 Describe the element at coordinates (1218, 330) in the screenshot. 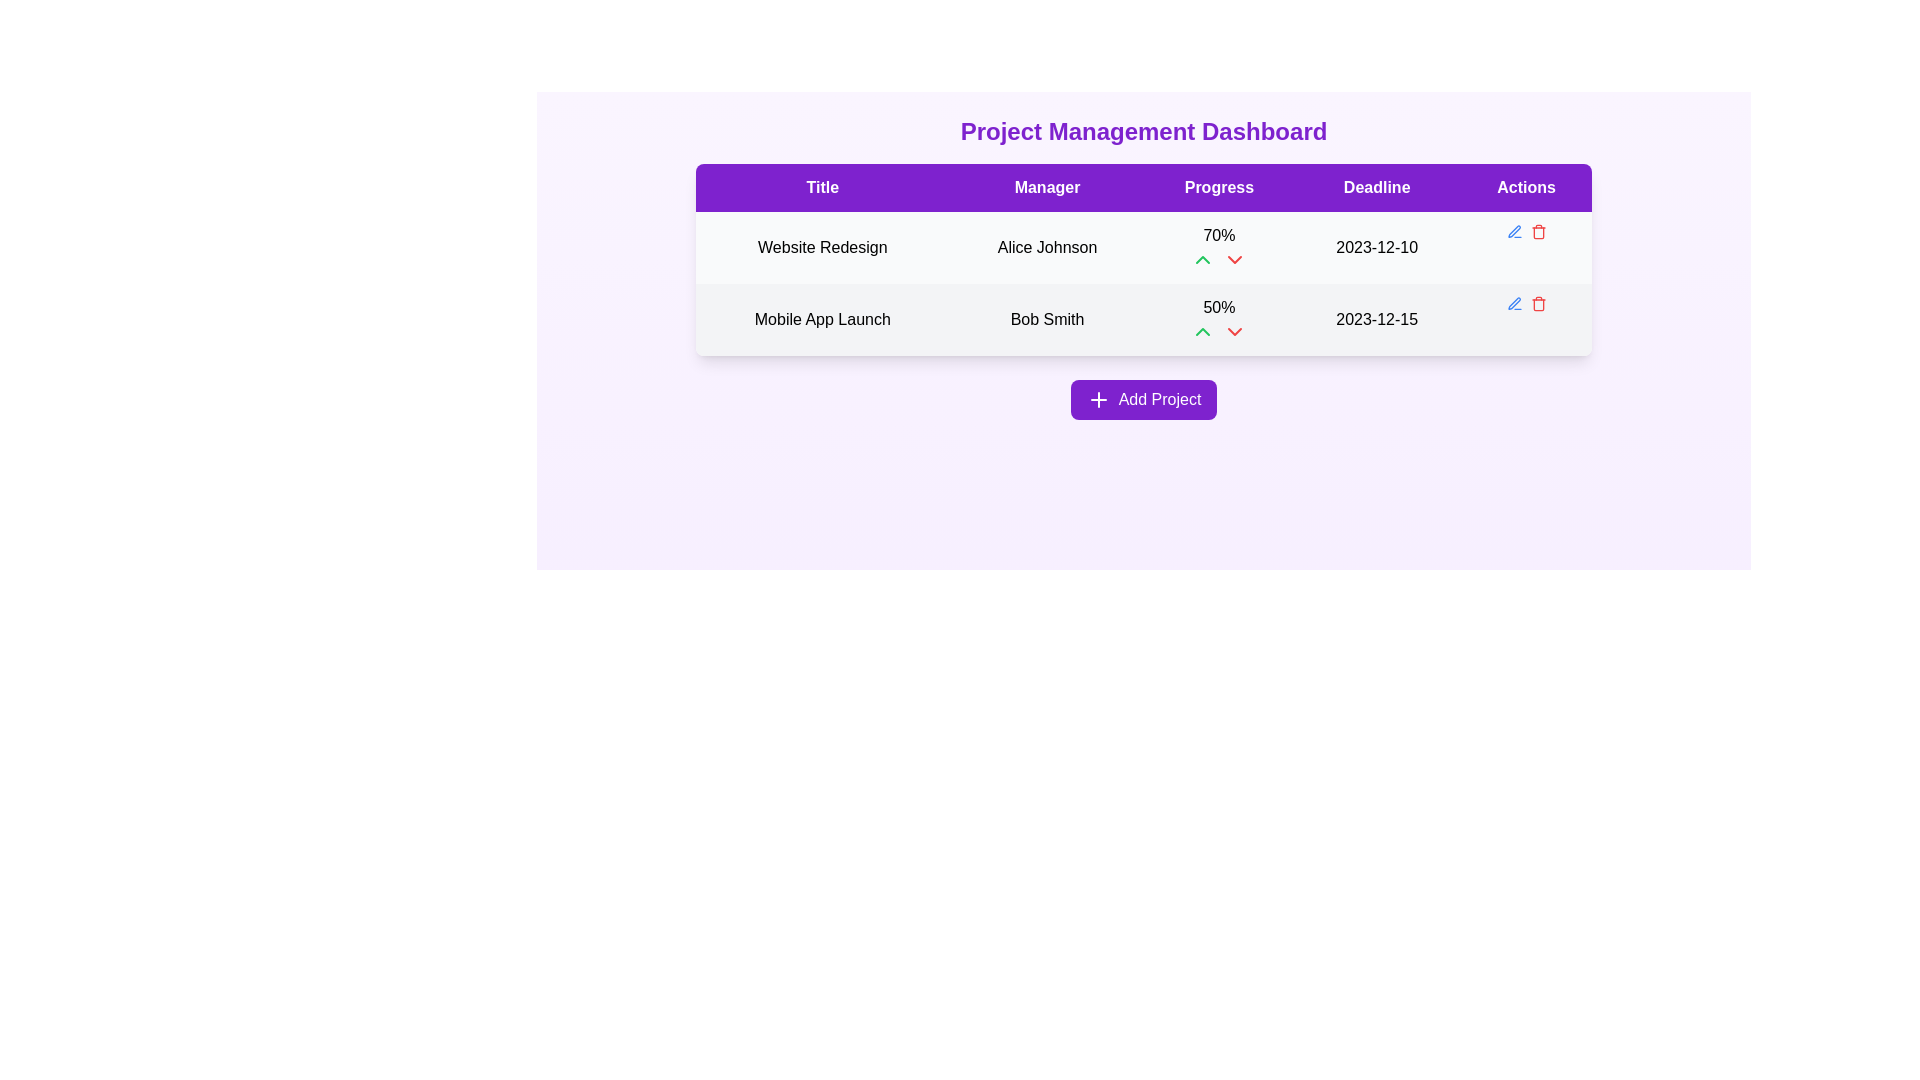

I see `the upward chevron of the interactive progress indicator located in the 'Progress' column of the 'Mobile App Launch' row to increase the progress value` at that location.